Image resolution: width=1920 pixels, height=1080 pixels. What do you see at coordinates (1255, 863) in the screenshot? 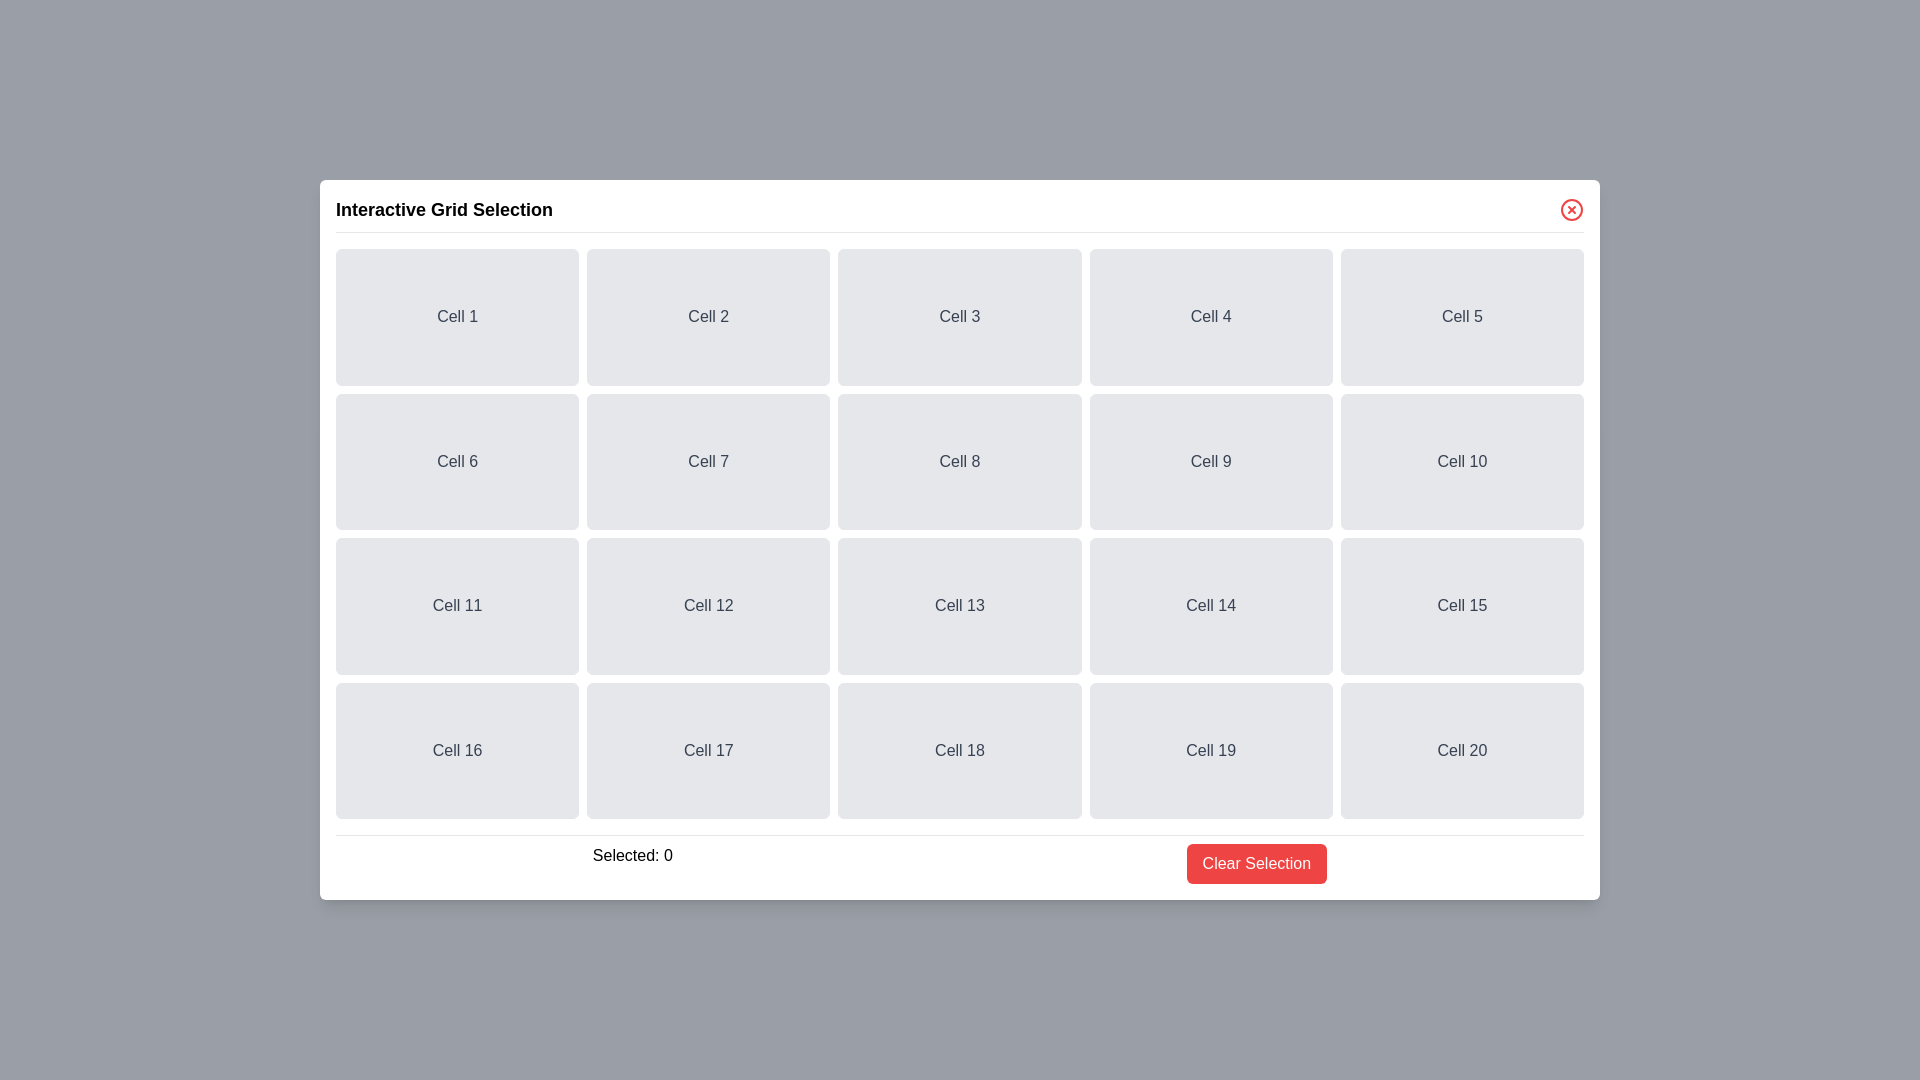
I see `the 'Clear Selection' button to clear all selected cells` at bounding box center [1255, 863].